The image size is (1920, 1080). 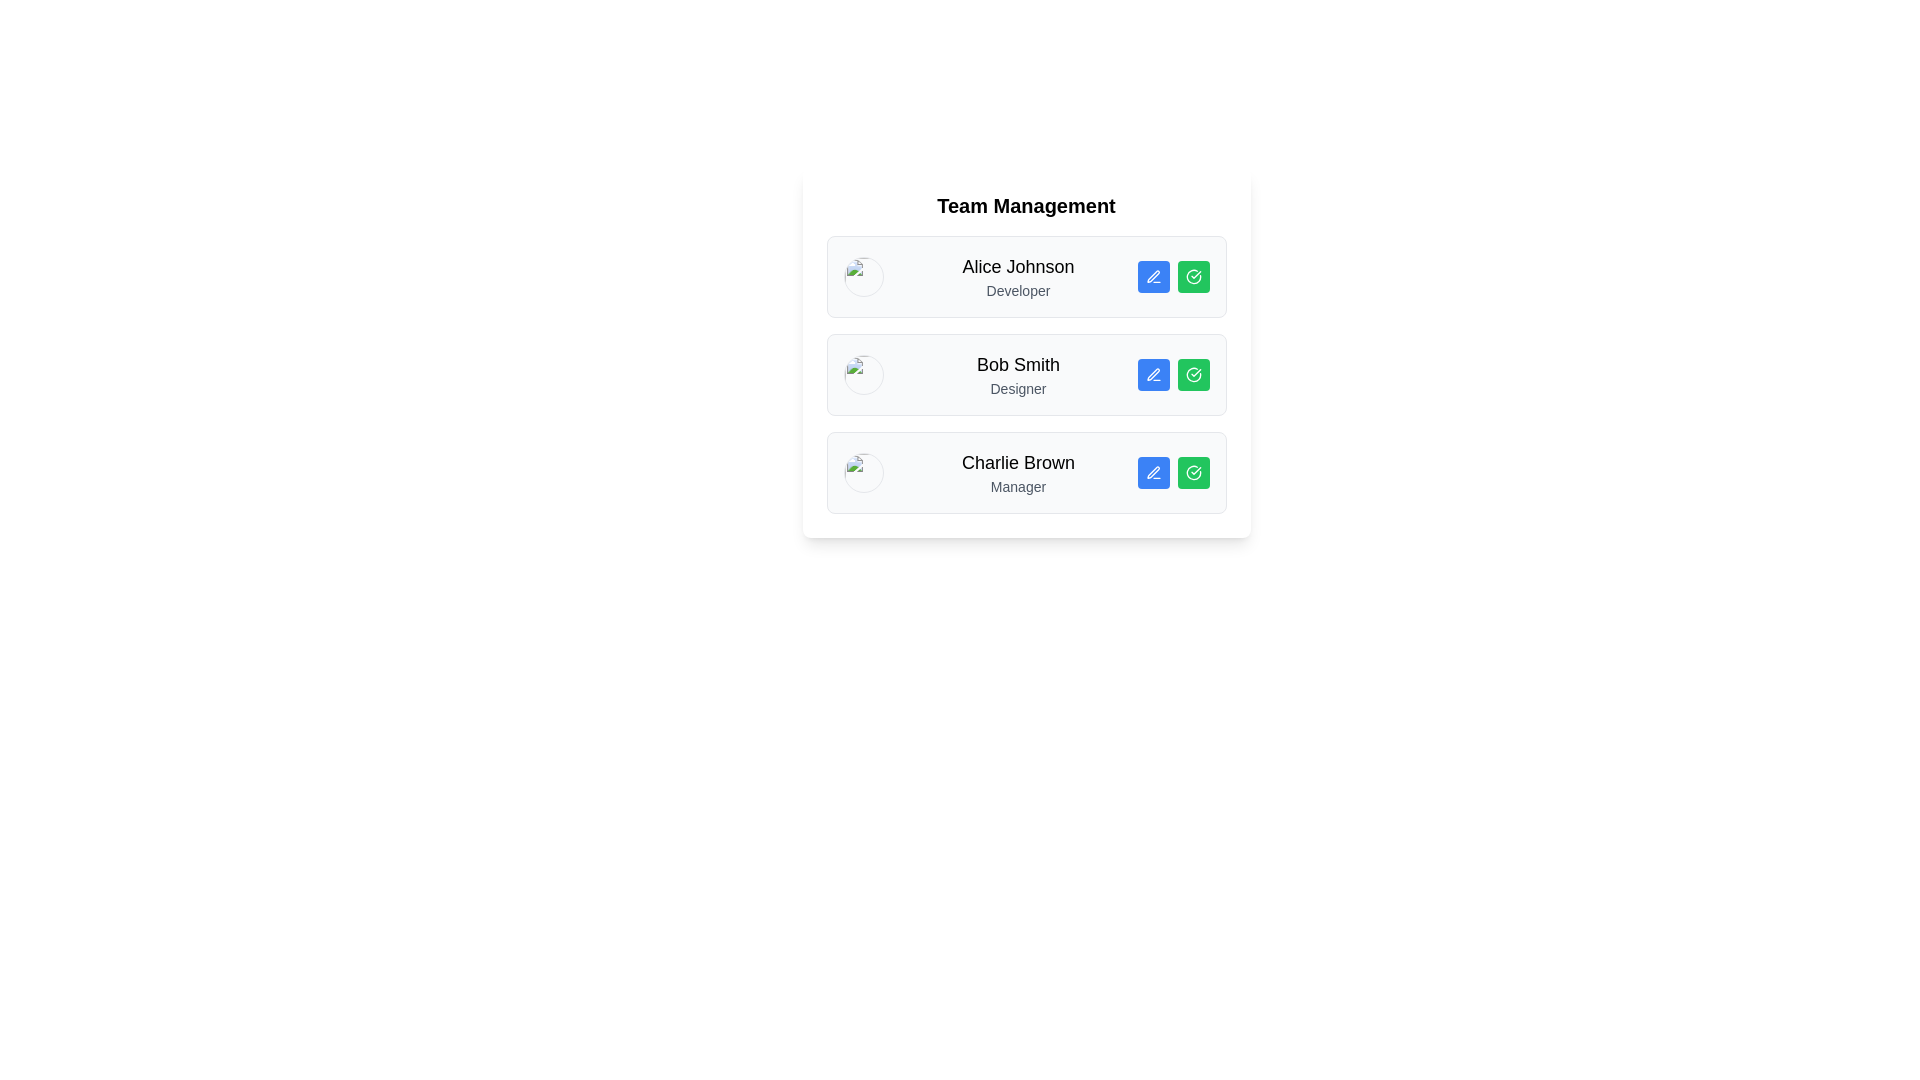 What do you see at coordinates (1018, 365) in the screenshot?
I see `the static text label displaying the name 'Bob Smith' which identifies a team member in the team management section` at bounding box center [1018, 365].